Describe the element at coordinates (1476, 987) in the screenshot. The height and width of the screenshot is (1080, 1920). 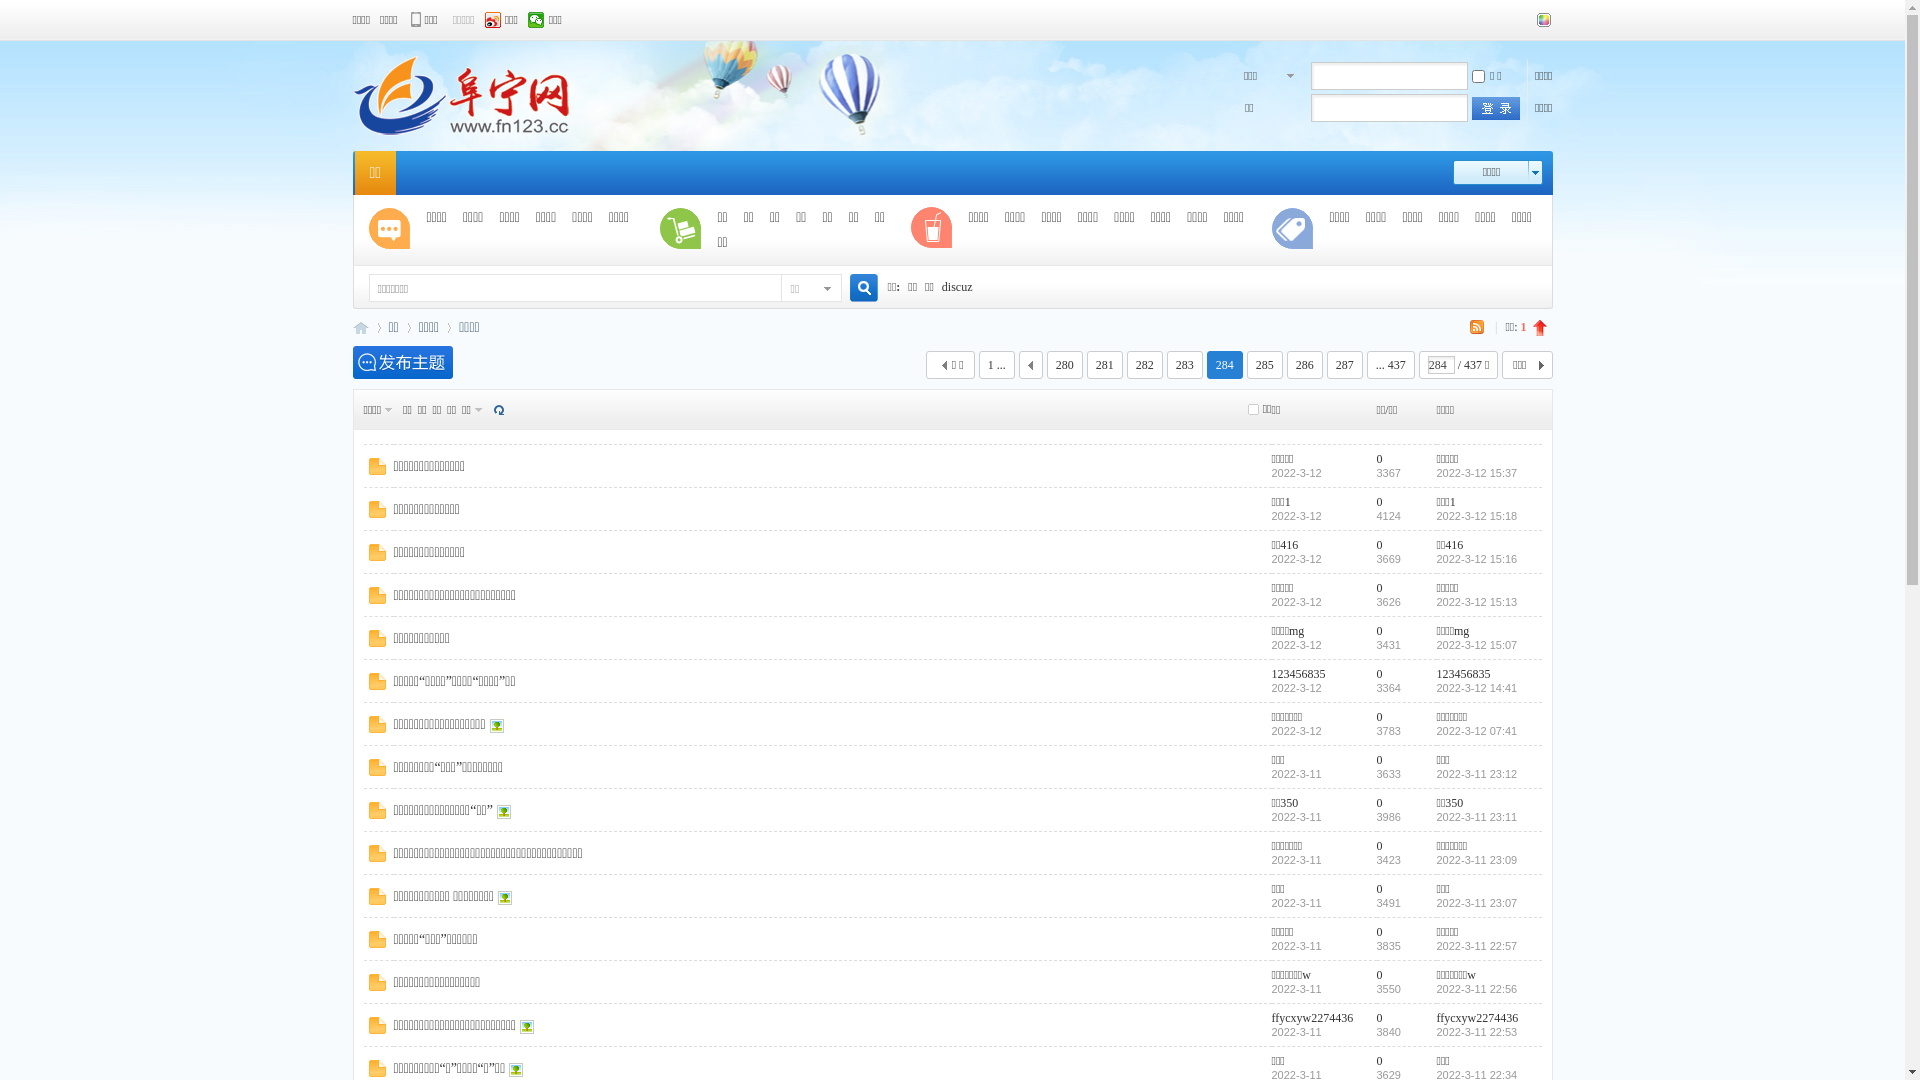
I see `'2022-3-11 22:56'` at that location.